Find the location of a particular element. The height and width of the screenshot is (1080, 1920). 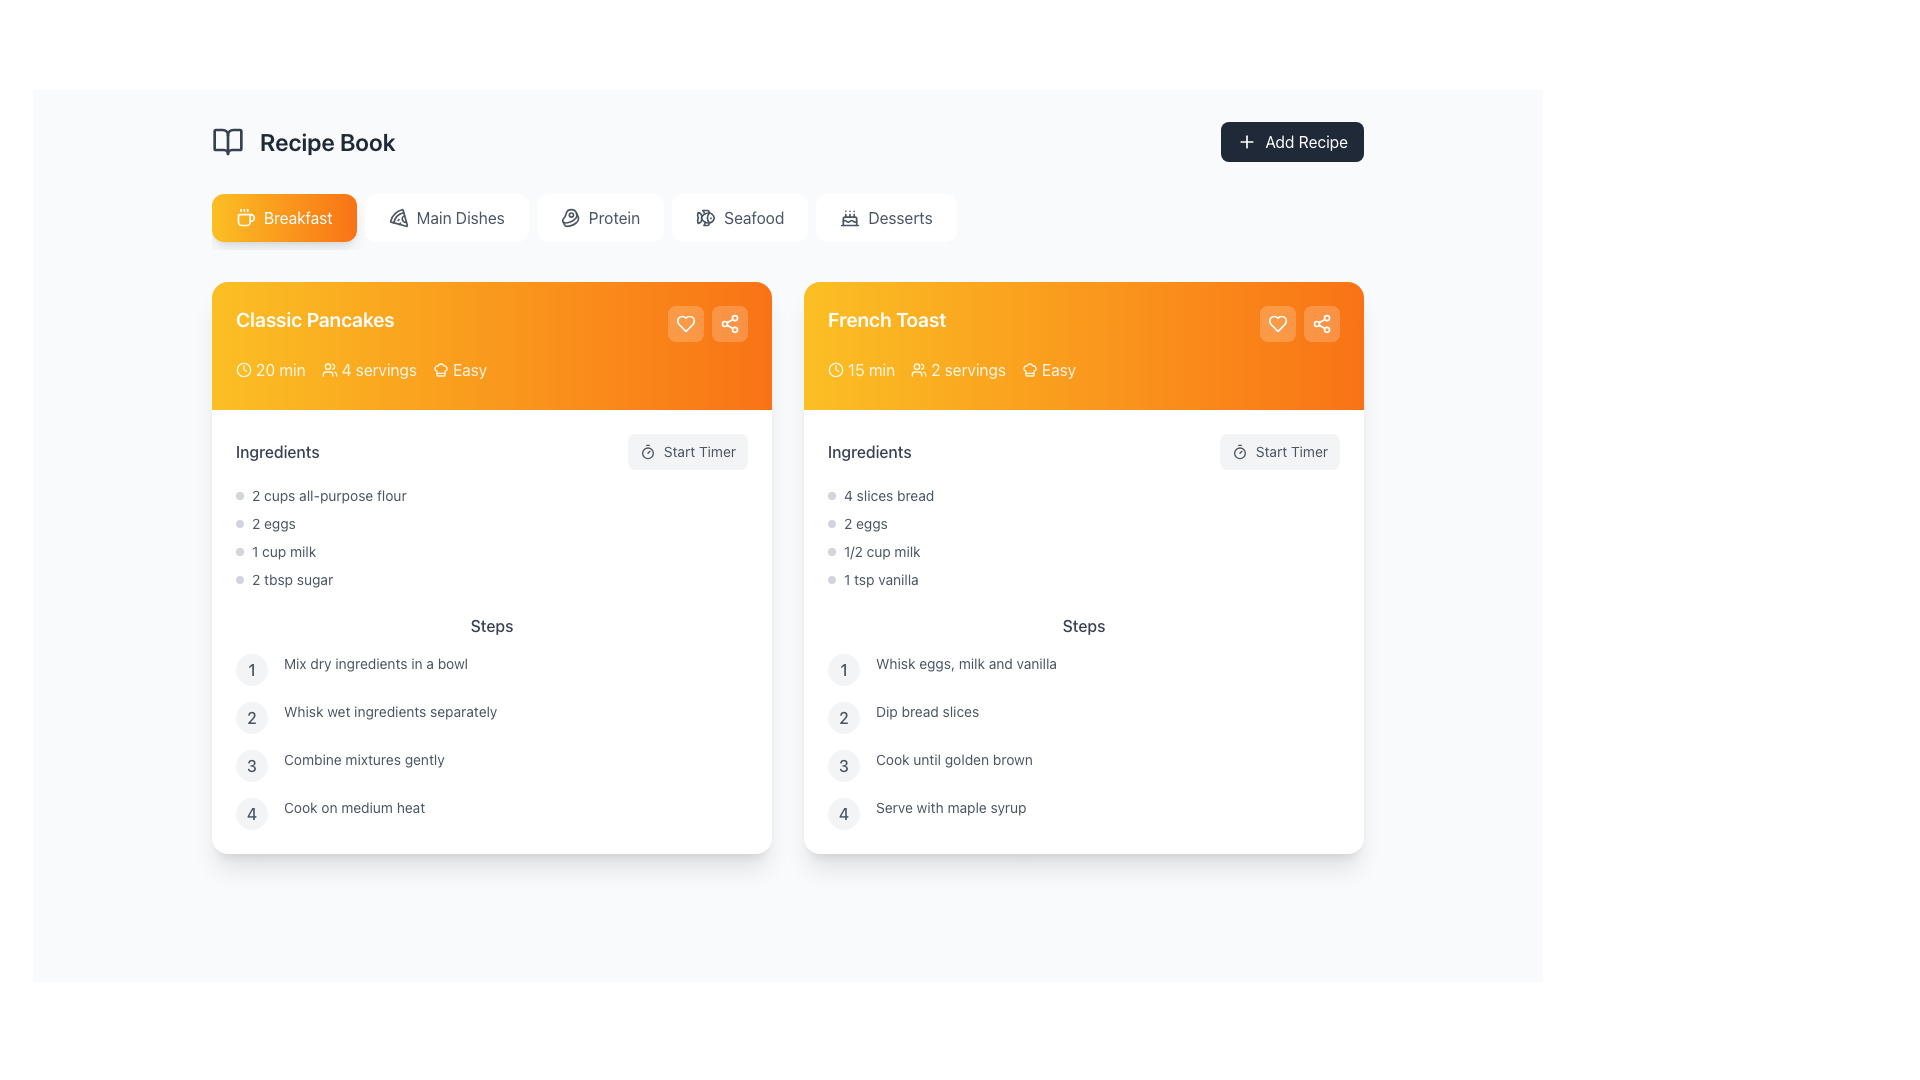

the non-interactive text label that reads 'Combine mixtures gently', which is the third step in the 'Steps' section of the 'Classic Pancakes' recipe card is located at coordinates (364, 765).